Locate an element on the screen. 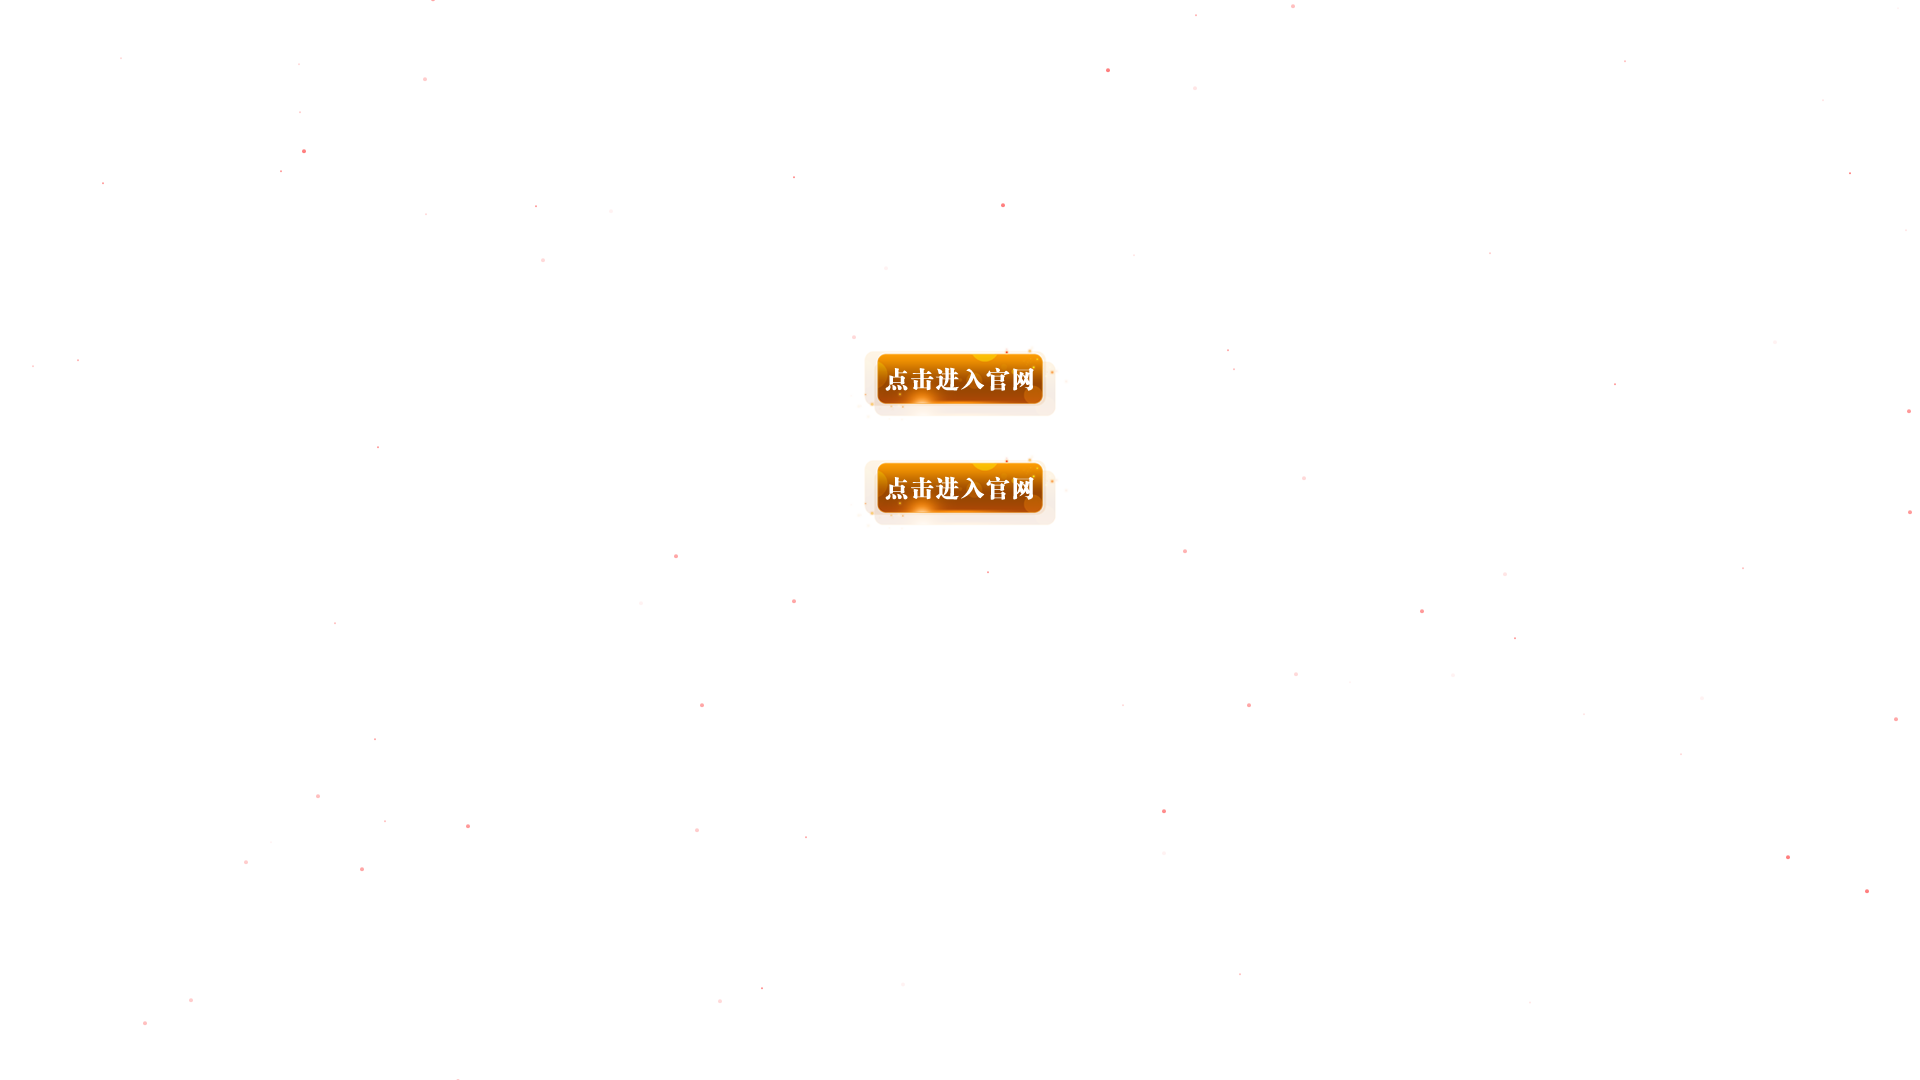 The height and width of the screenshot is (1080, 1920). ' ' is located at coordinates (960, 426).